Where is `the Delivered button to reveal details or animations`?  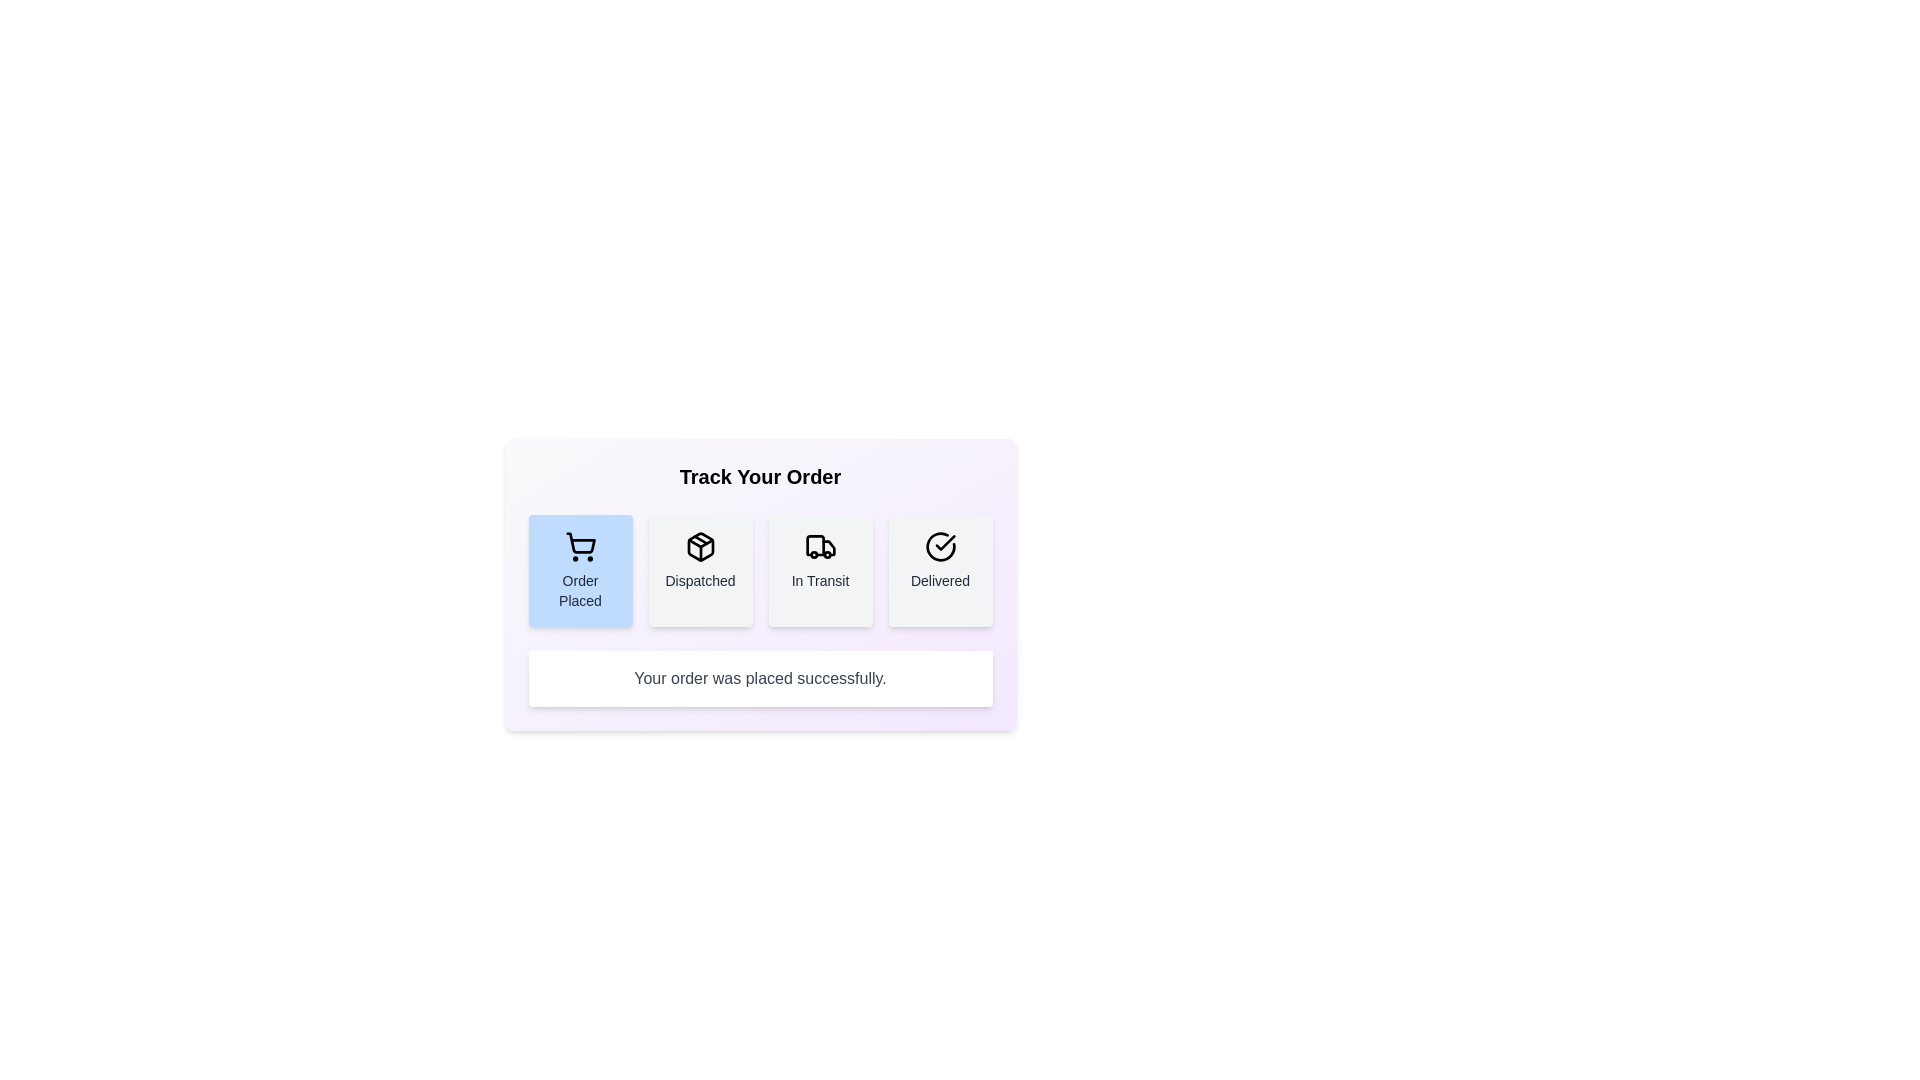
the Delivered button to reveal details or animations is located at coordinates (939, 570).